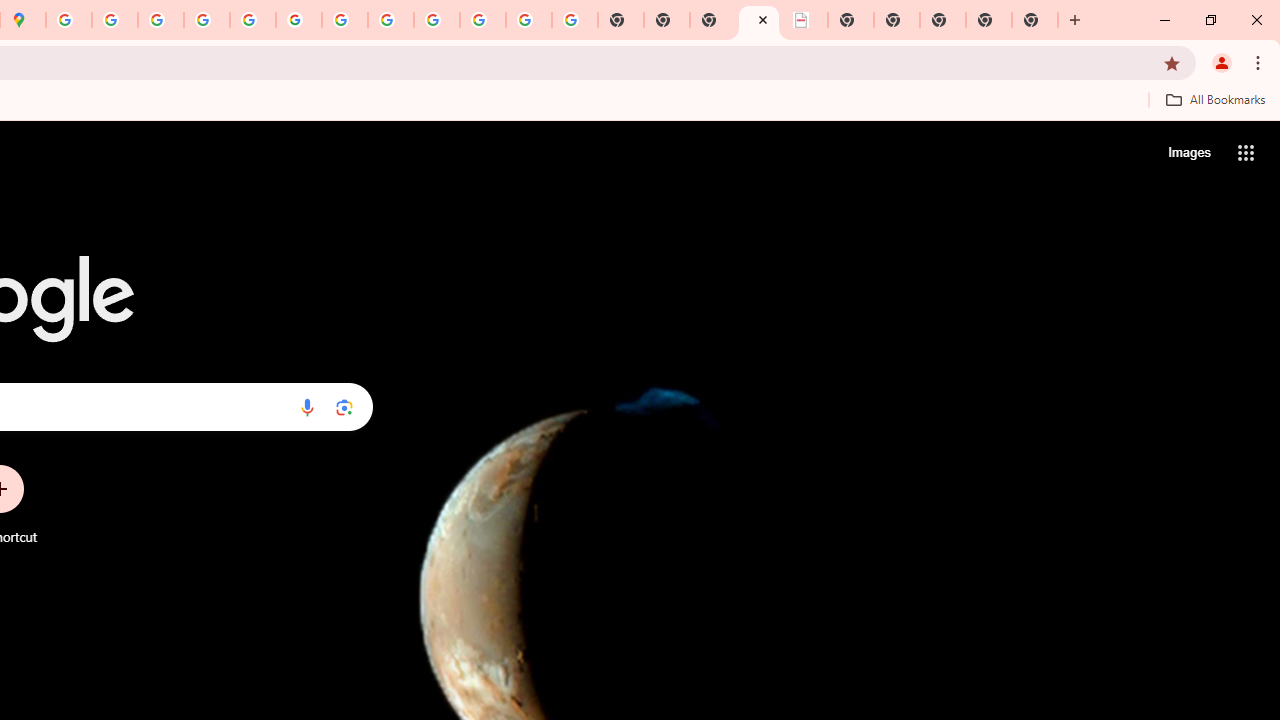 Image resolution: width=1280 pixels, height=720 pixels. I want to click on 'YouTube', so click(345, 20).